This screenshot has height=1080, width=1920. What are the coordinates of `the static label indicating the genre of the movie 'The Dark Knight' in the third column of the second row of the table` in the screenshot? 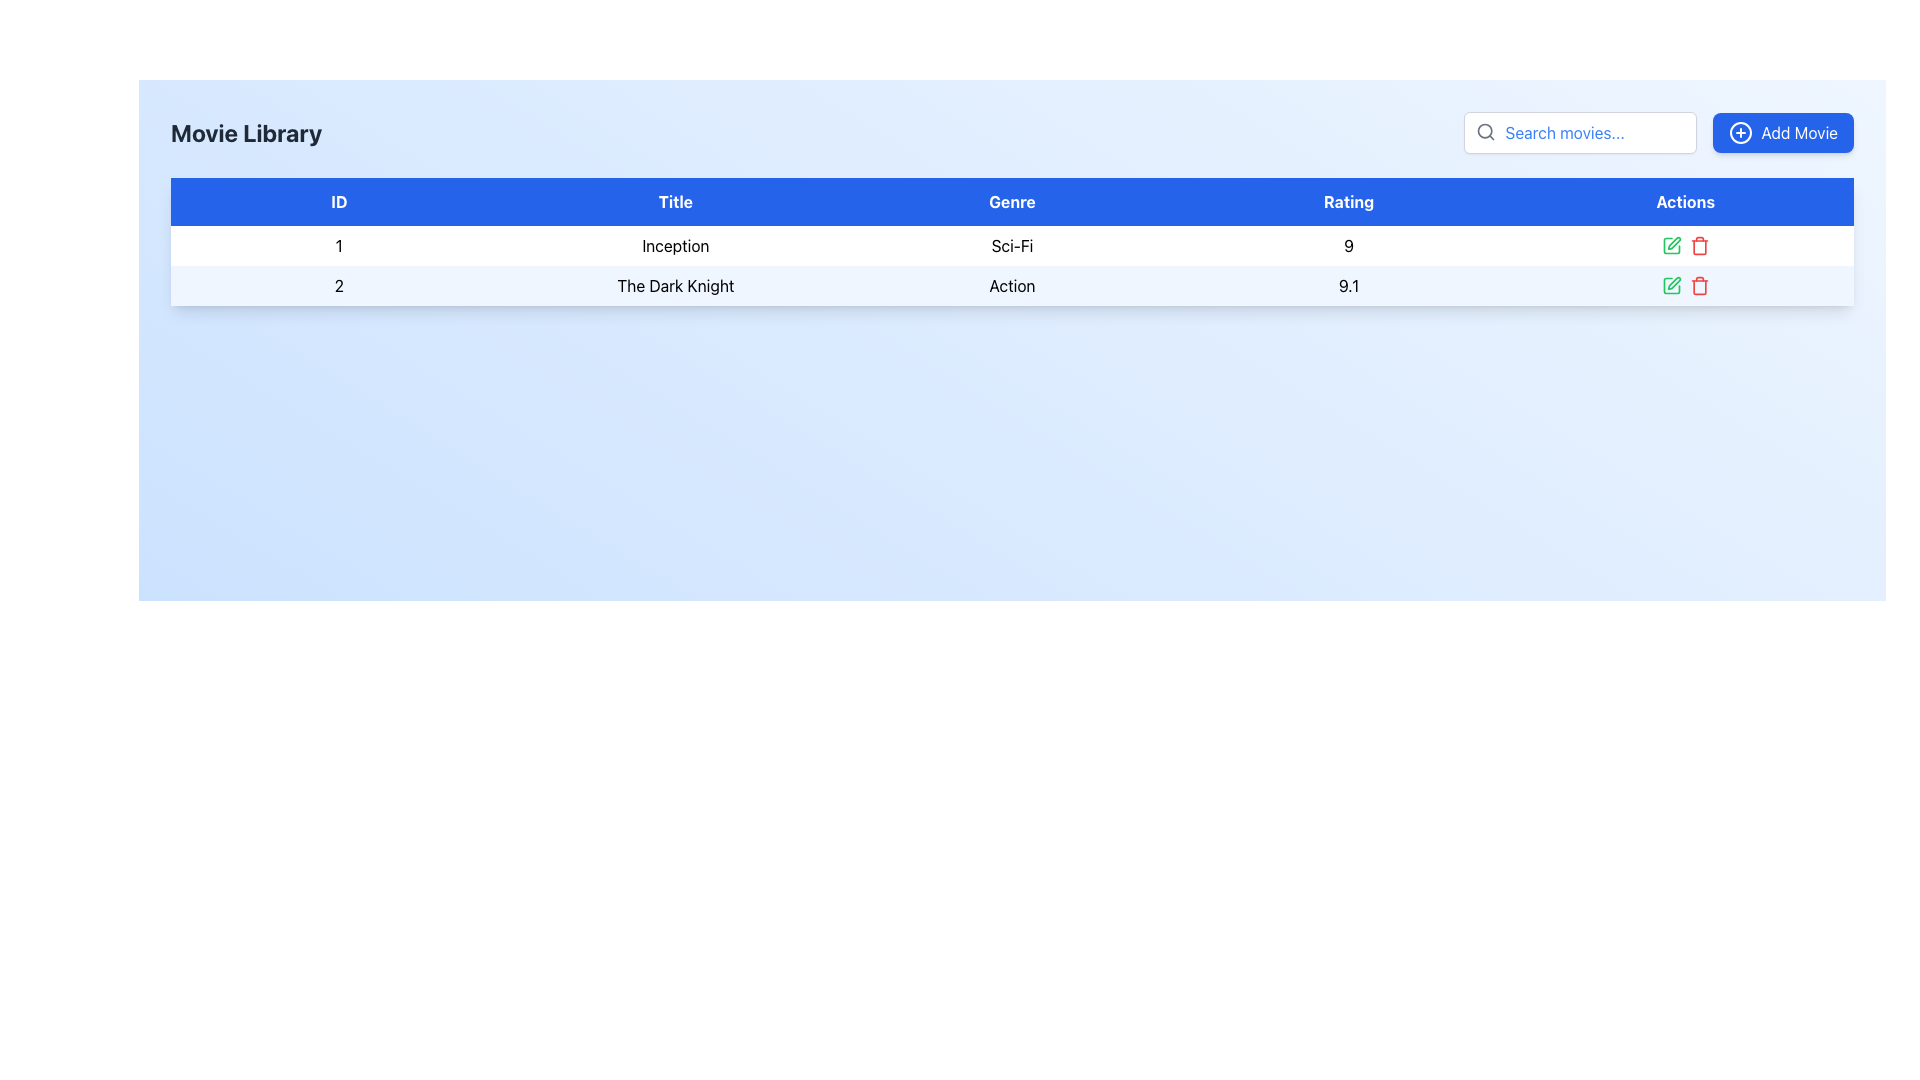 It's located at (1012, 285).